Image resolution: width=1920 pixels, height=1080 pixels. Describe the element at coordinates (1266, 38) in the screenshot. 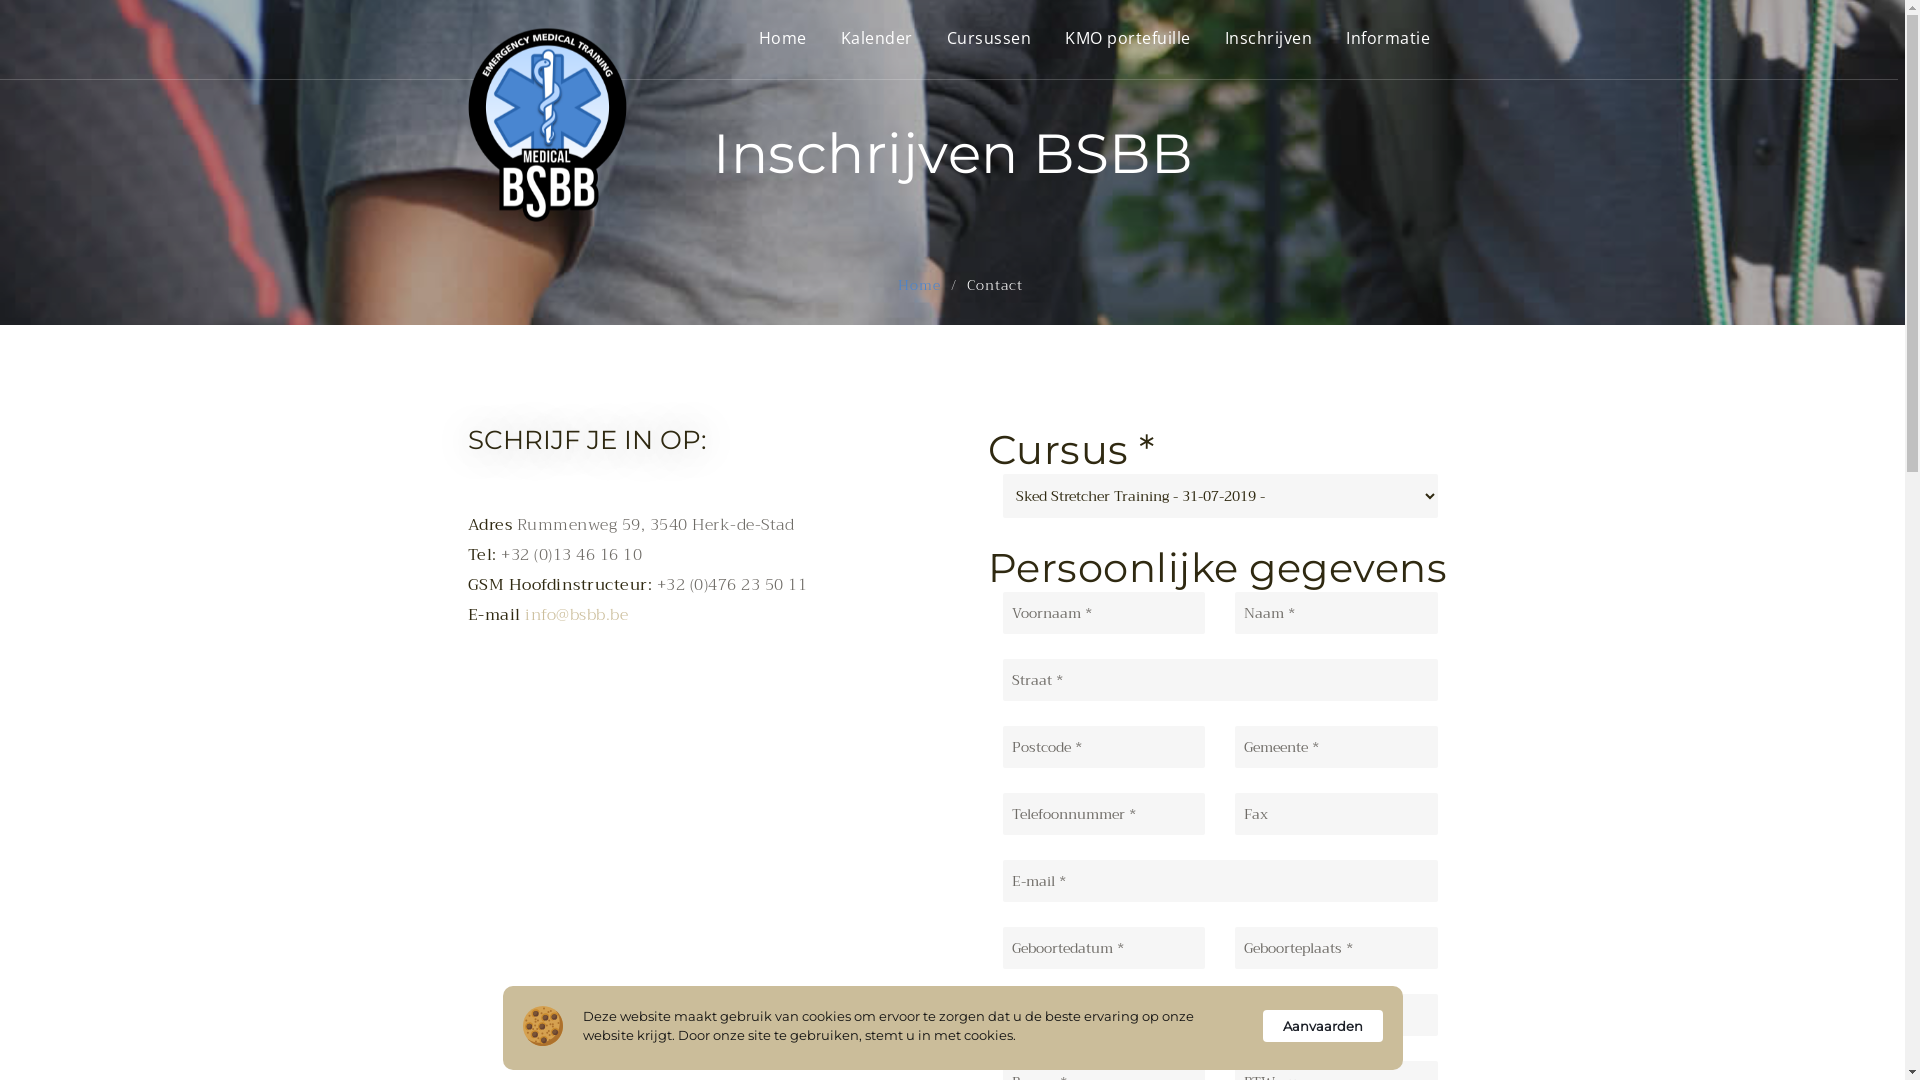

I see `'Inschrijven'` at that location.